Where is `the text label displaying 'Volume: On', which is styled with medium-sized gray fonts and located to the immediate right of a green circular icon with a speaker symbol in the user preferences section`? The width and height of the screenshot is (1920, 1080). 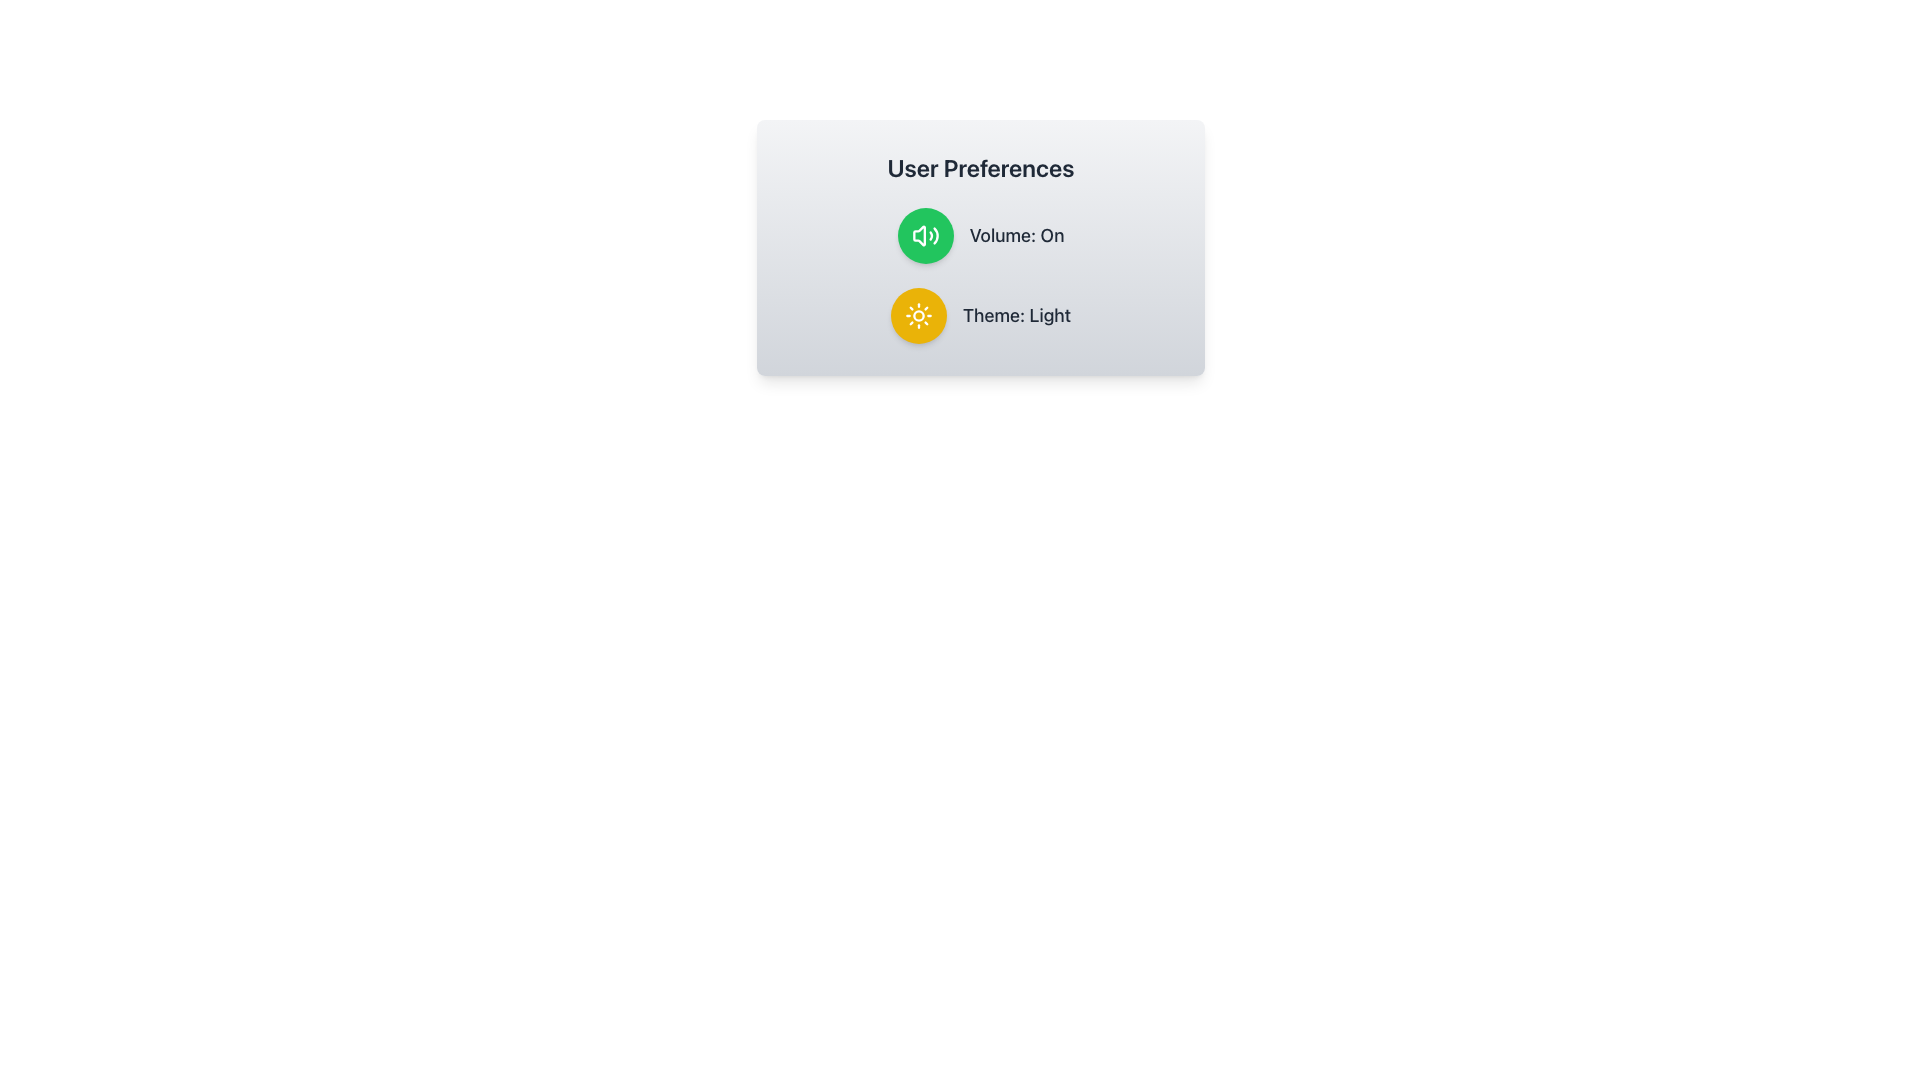 the text label displaying 'Volume: On', which is styled with medium-sized gray fonts and located to the immediate right of a green circular icon with a speaker symbol in the user preferences section is located at coordinates (1017, 234).